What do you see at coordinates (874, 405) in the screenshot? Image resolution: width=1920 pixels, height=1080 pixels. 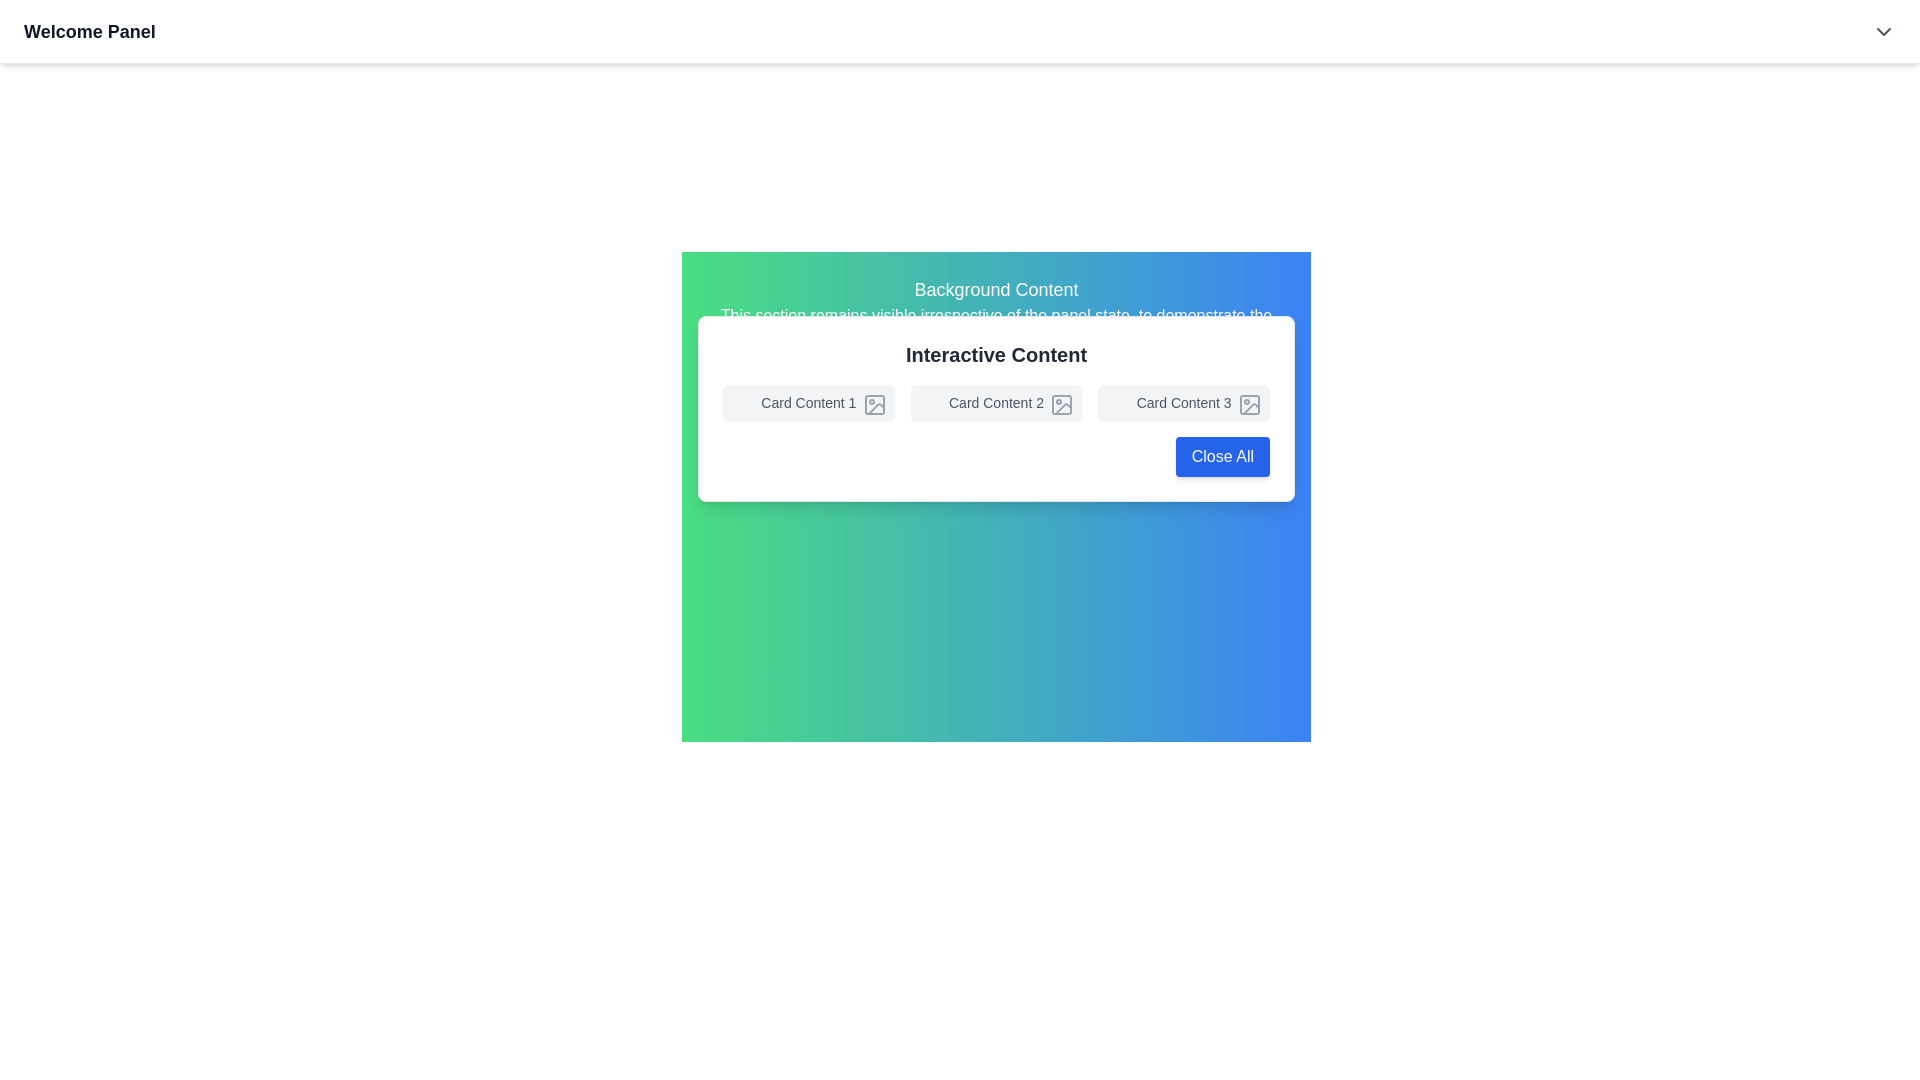 I see `the icon resembling an image representation, which features a bordered square with an inner circle and line art indicative of a photo, located at the upper right corner of 'Card Content 1'` at bounding box center [874, 405].